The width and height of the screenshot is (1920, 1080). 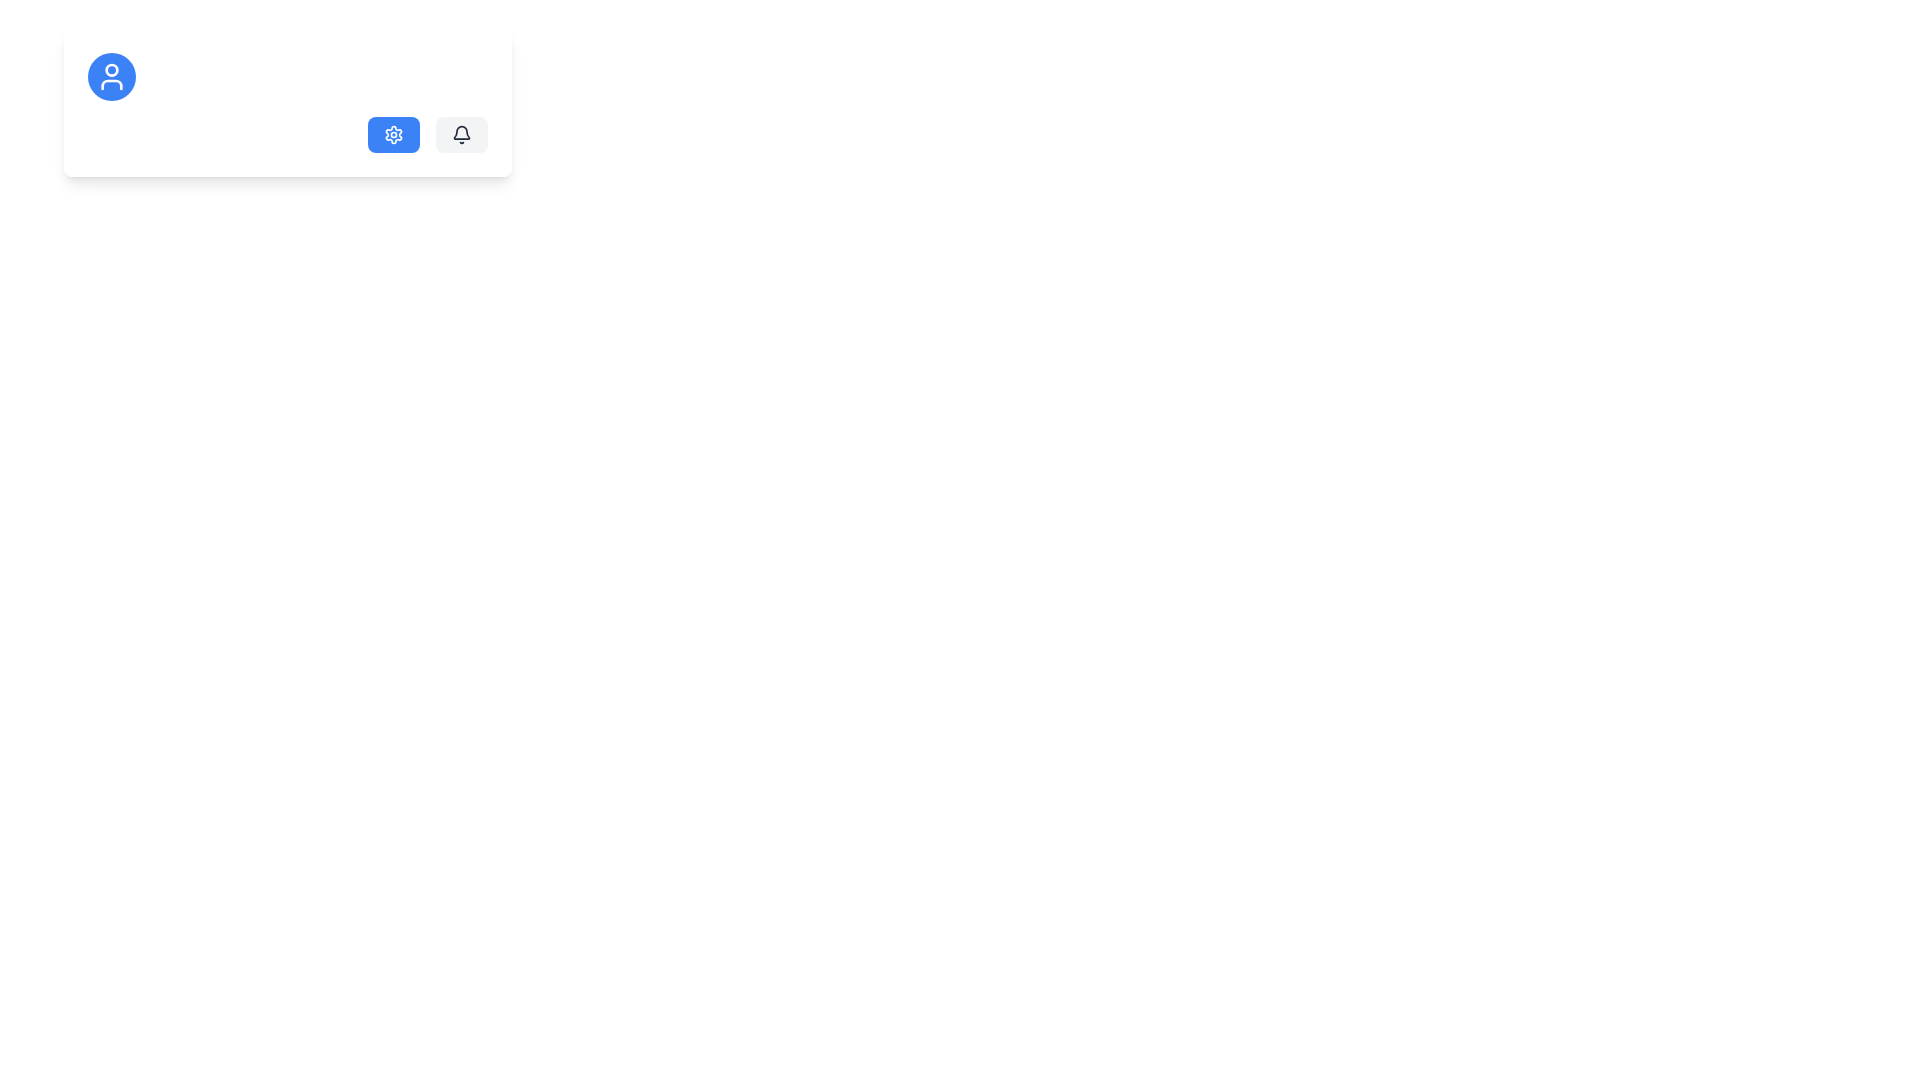 What do you see at coordinates (110, 76) in the screenshot?
I see `the user-profile icon located at the top-left corner of the interface` at bounding box center [110, 76].